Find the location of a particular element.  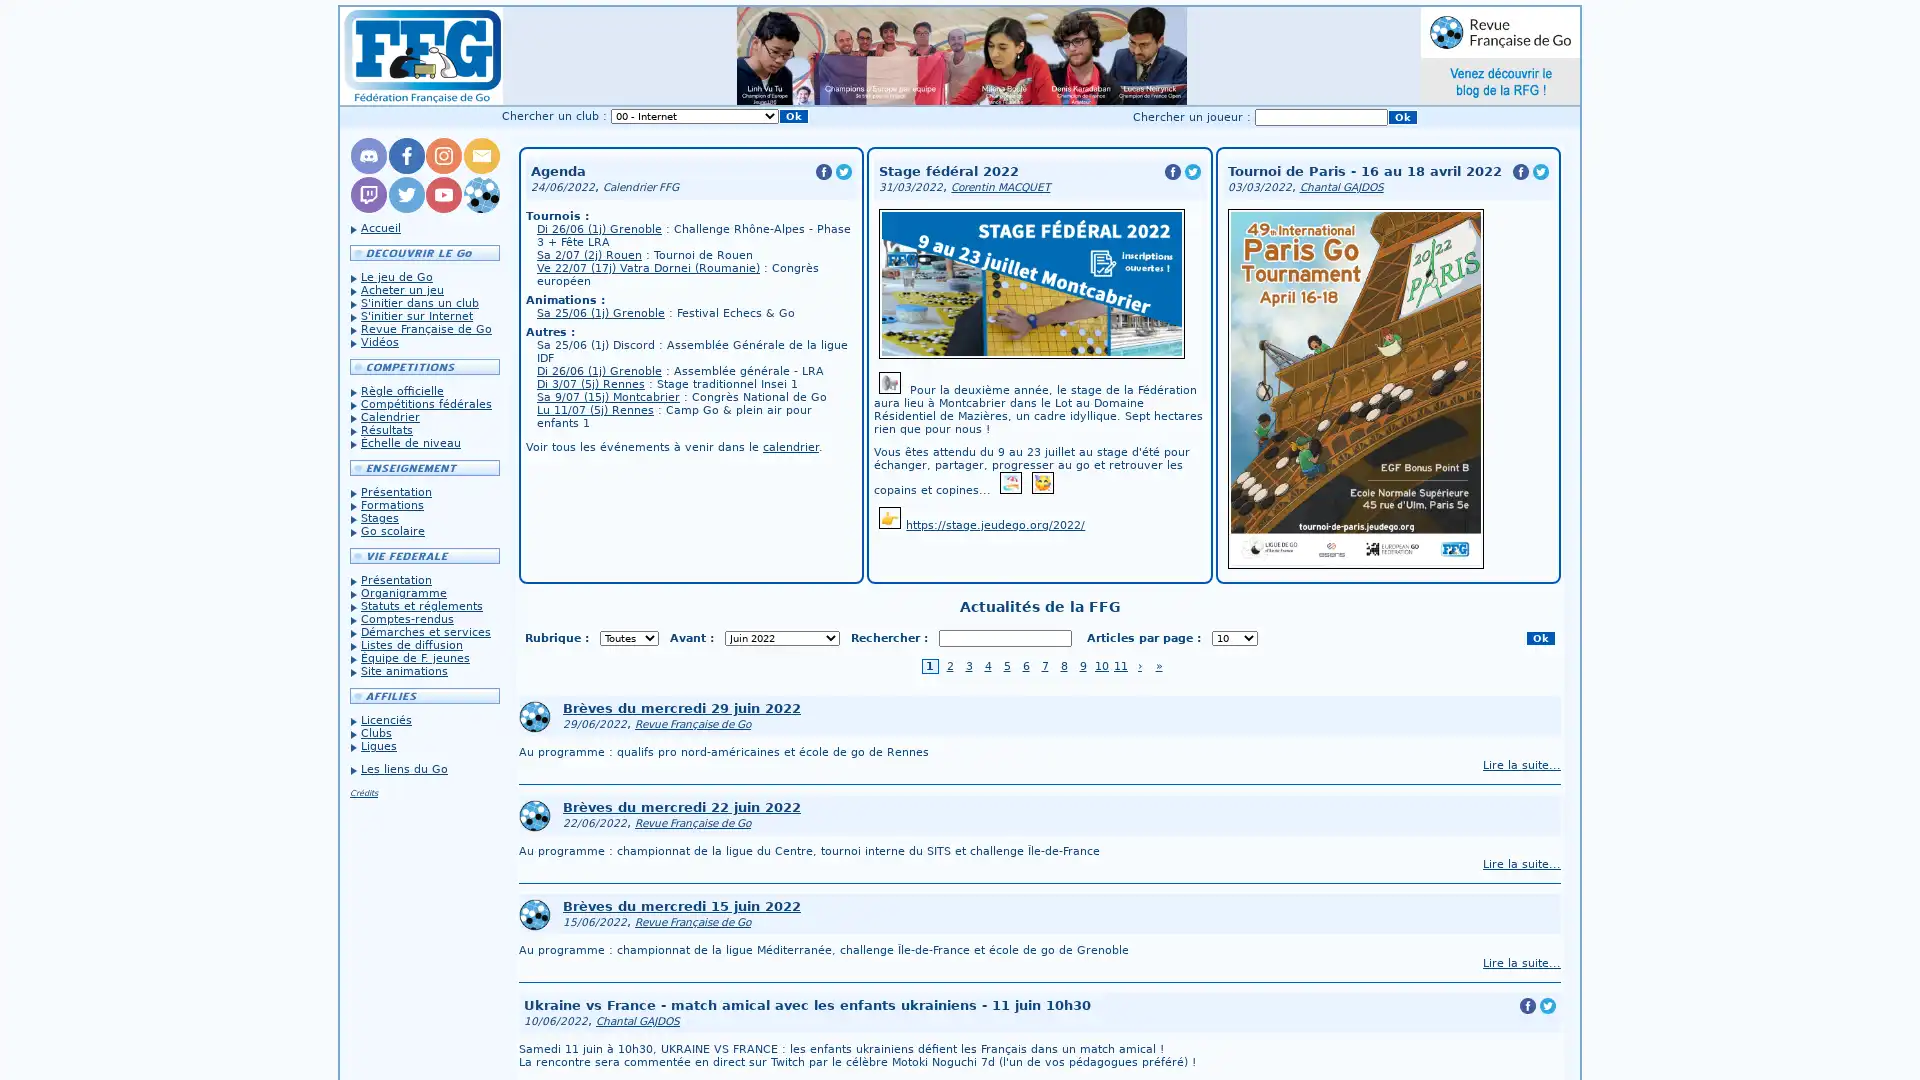

Ok is located at coordinates (1401, 117).